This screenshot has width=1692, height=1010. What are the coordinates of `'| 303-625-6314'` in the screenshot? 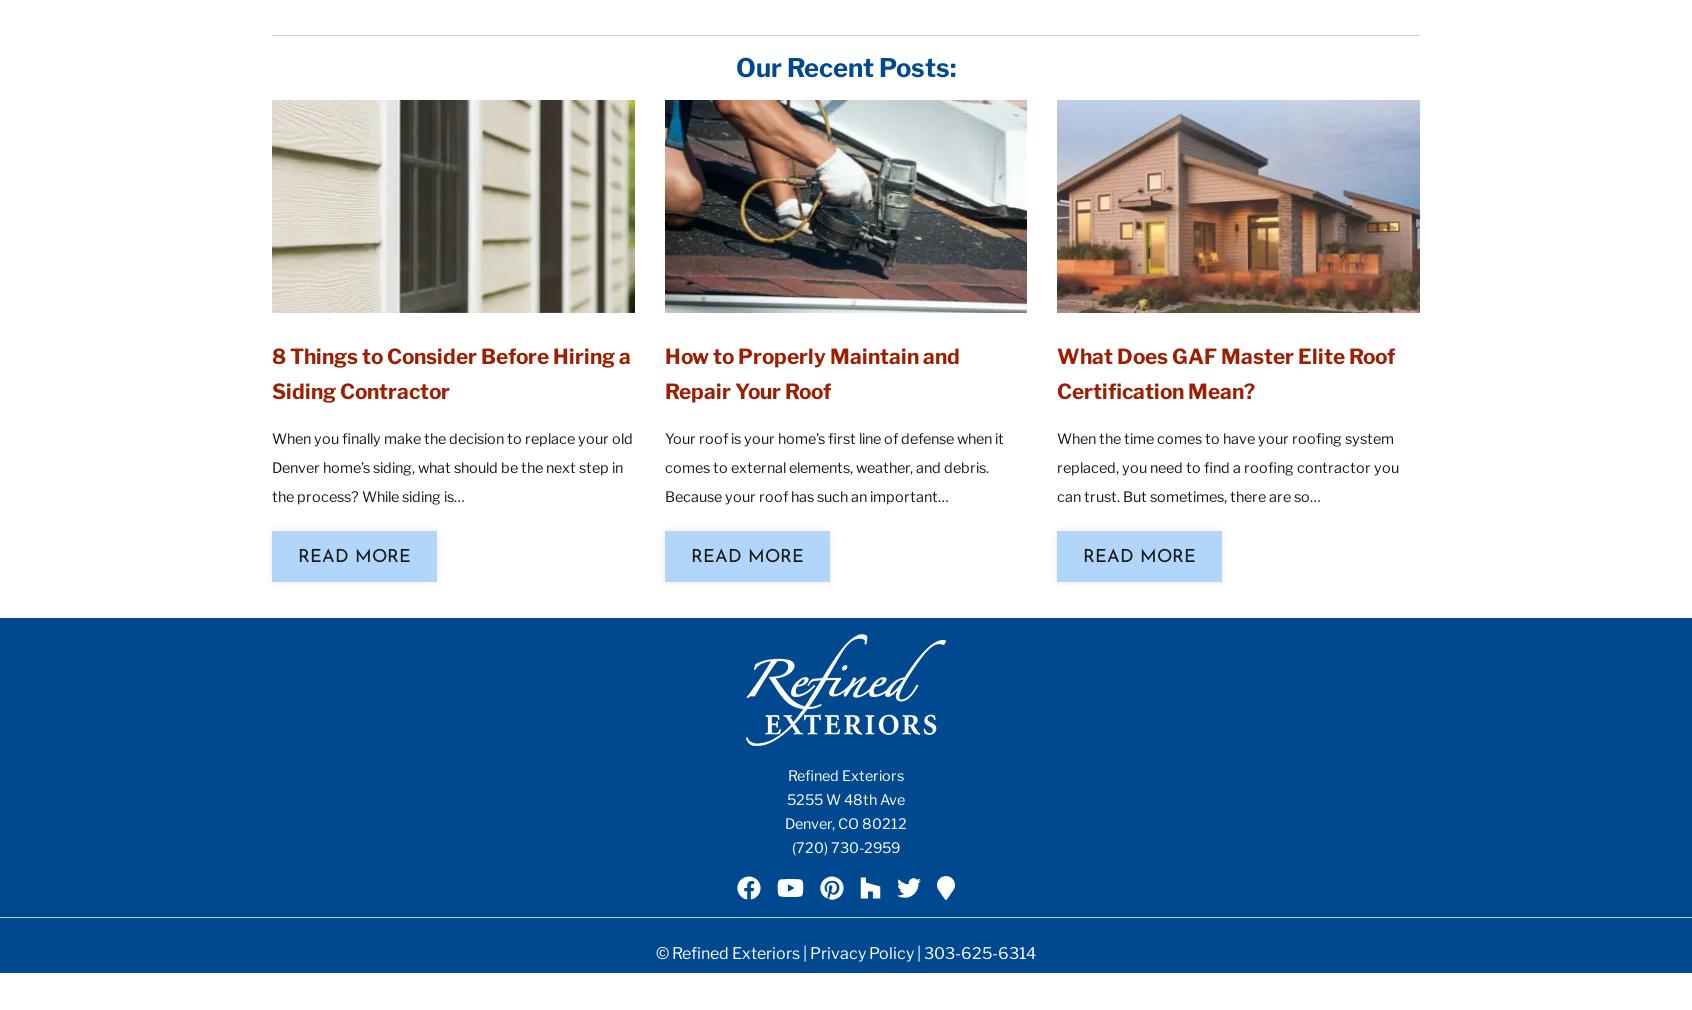 It's located at (974, 952).